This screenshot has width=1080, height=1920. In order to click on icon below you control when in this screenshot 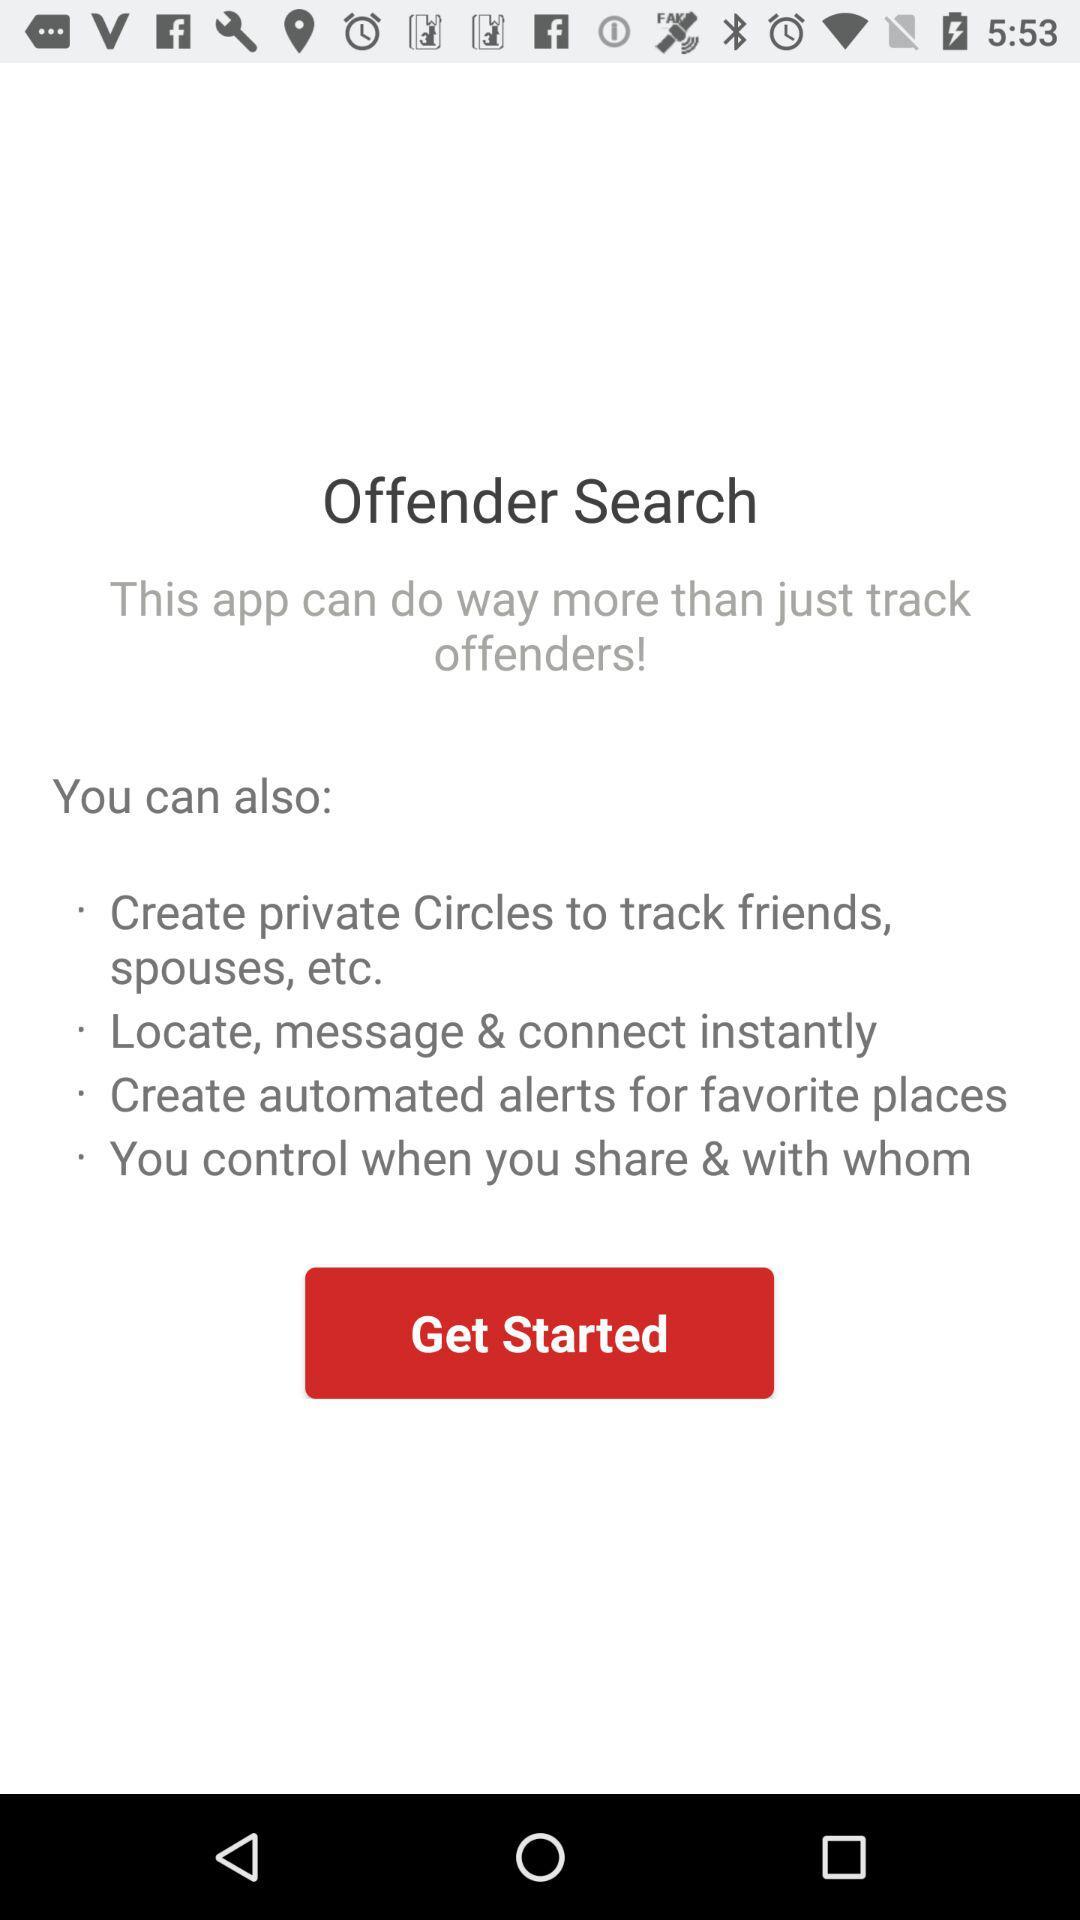, I will do `click(538, 1333)`.